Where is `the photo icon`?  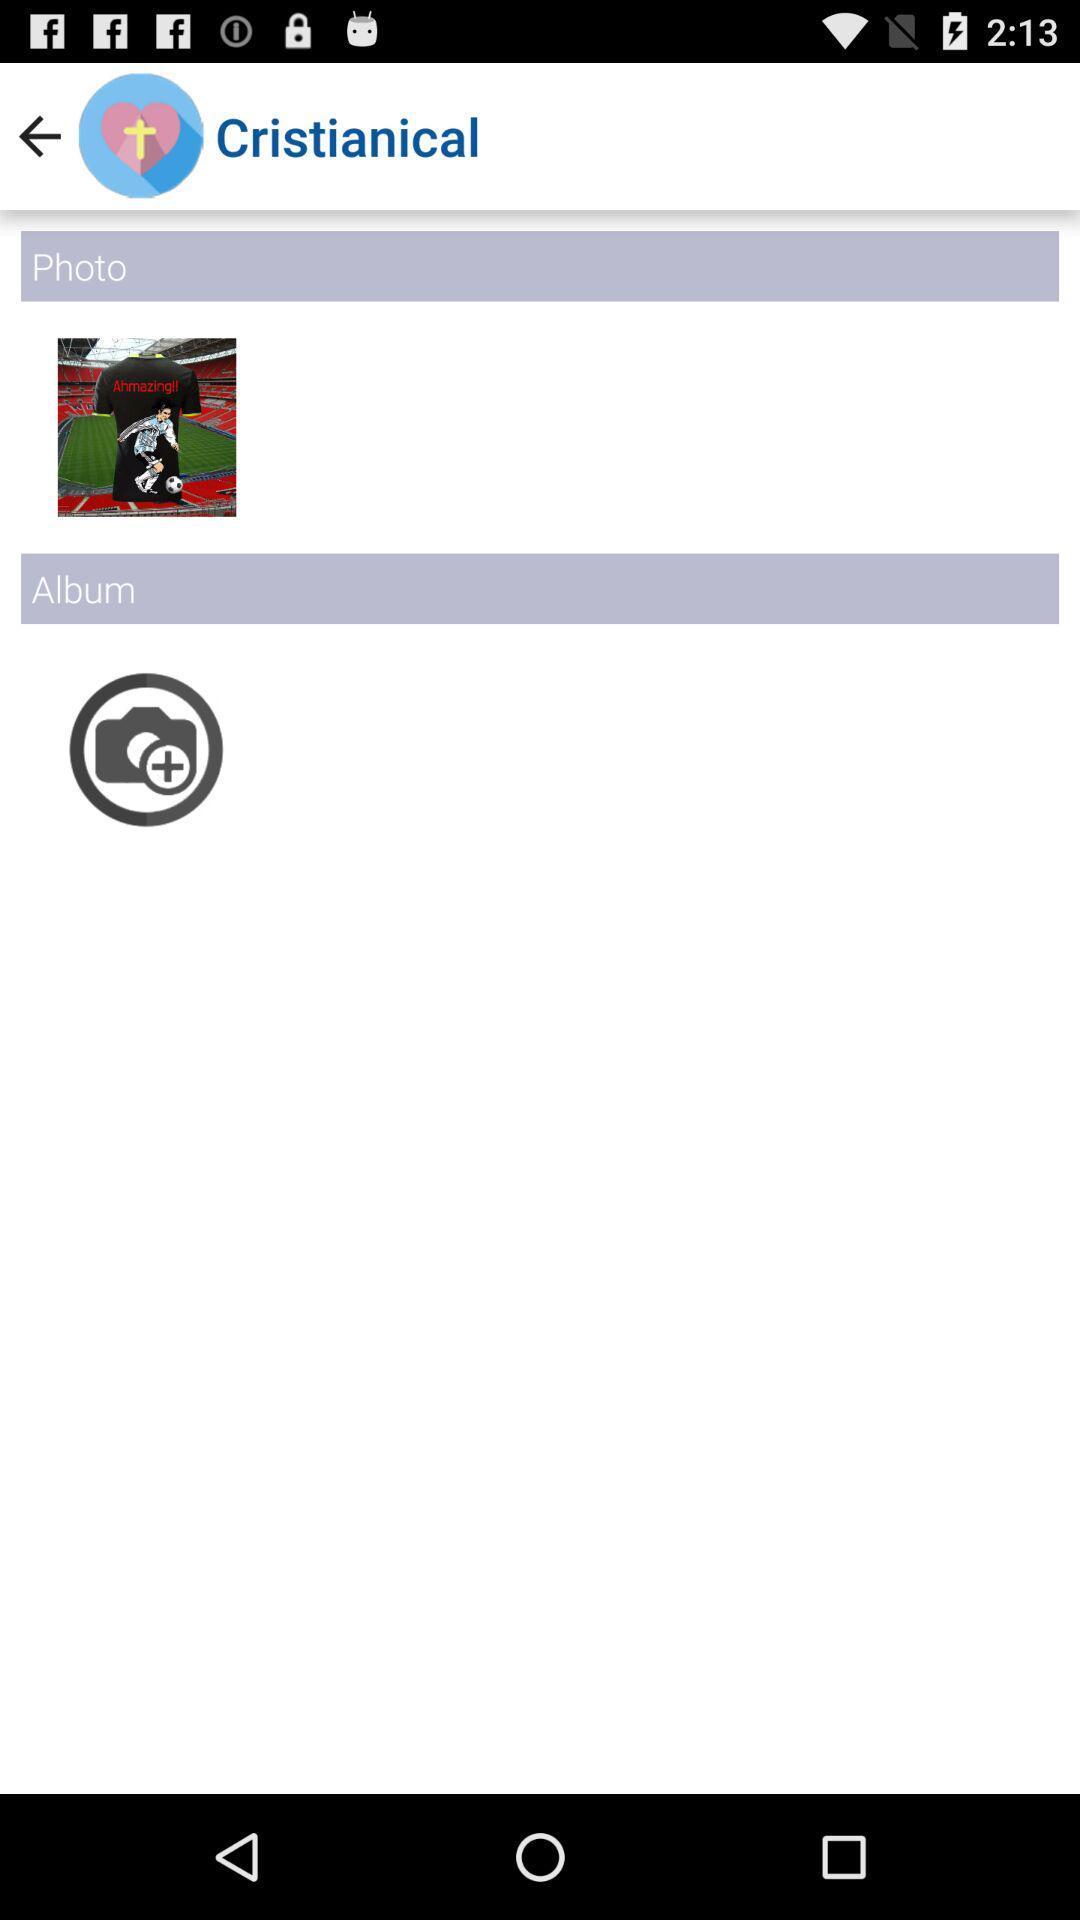
the photo icon is located at coordinates (145, 802).